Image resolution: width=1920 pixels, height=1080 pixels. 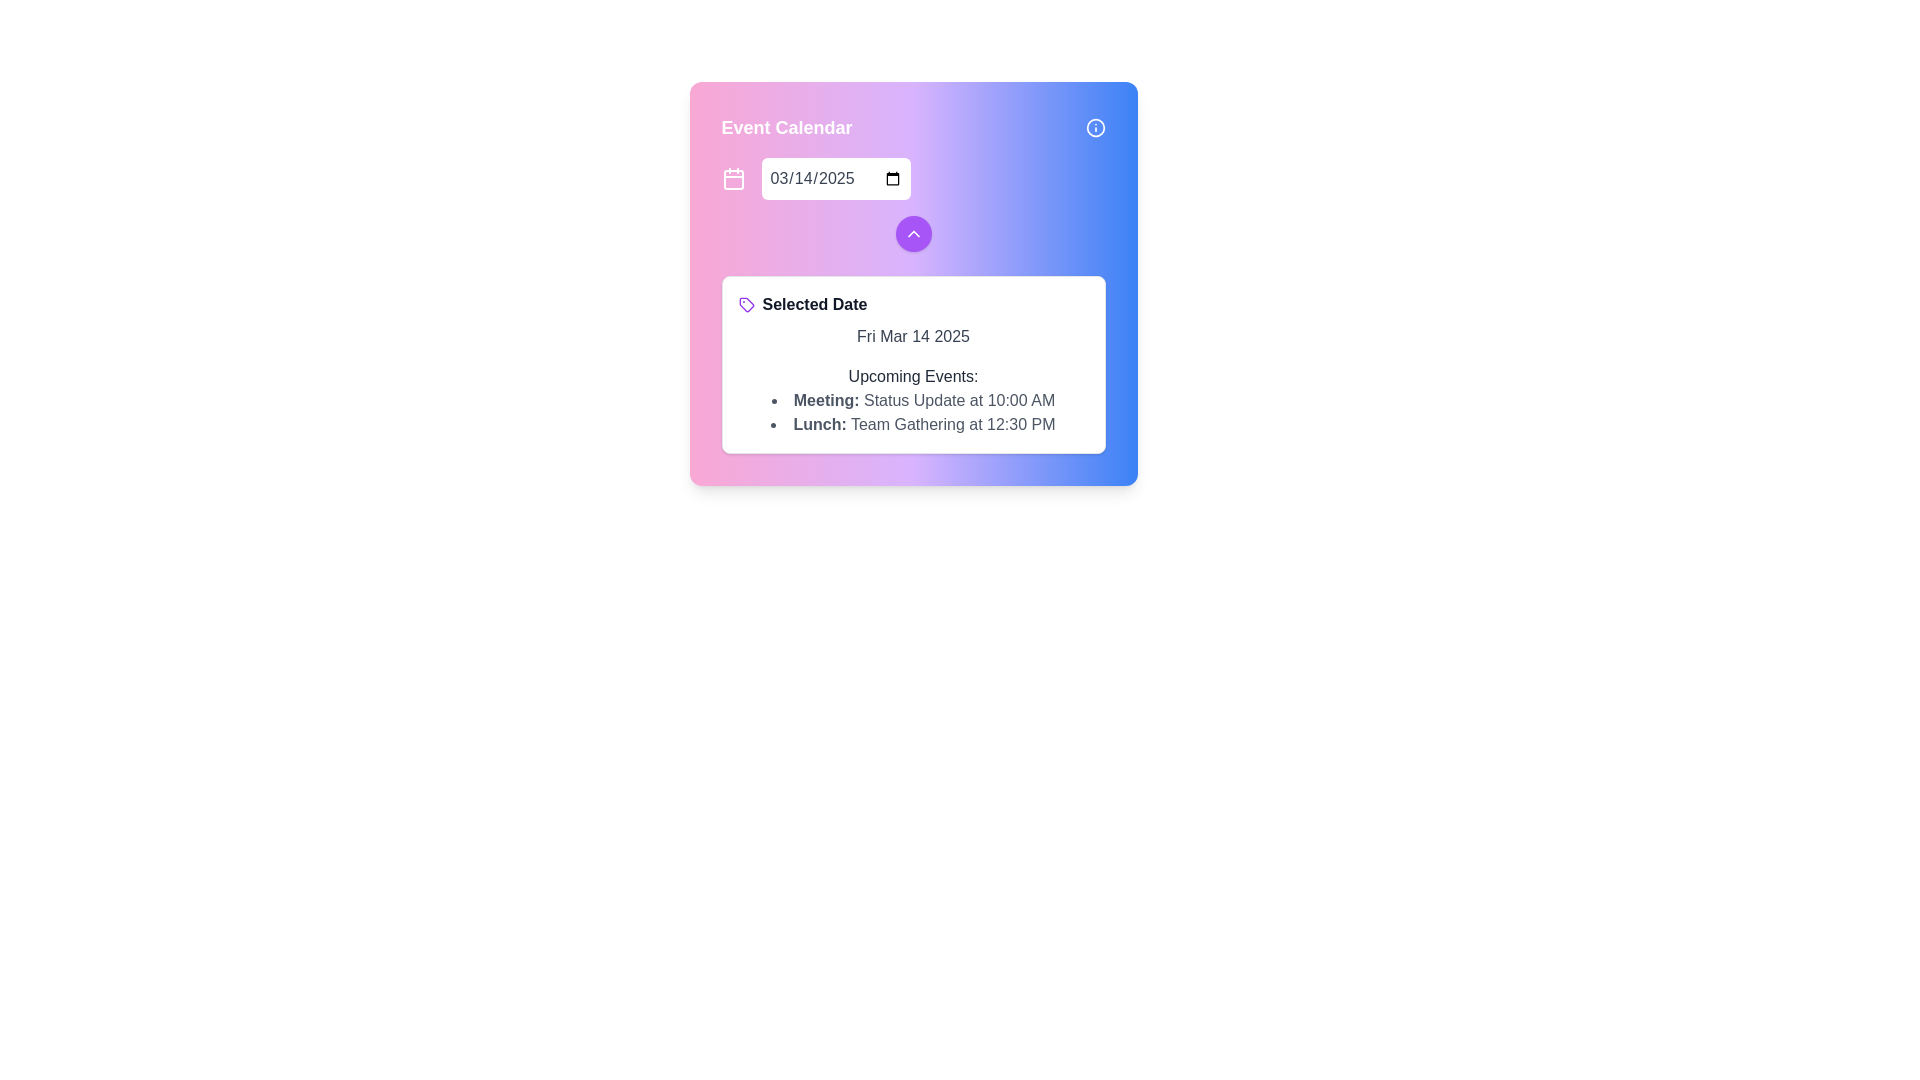 What do you see at coordinates (912, 411) in the screenshot?
I see `the bulleted list containing 'Meeting: Status Update at 10:00 AM' and 'Lunch: Team Gathering at 12:30 PM', which is located under the heading 'Upcoming Events:' on the card interface` at bounding box center [912, 411].